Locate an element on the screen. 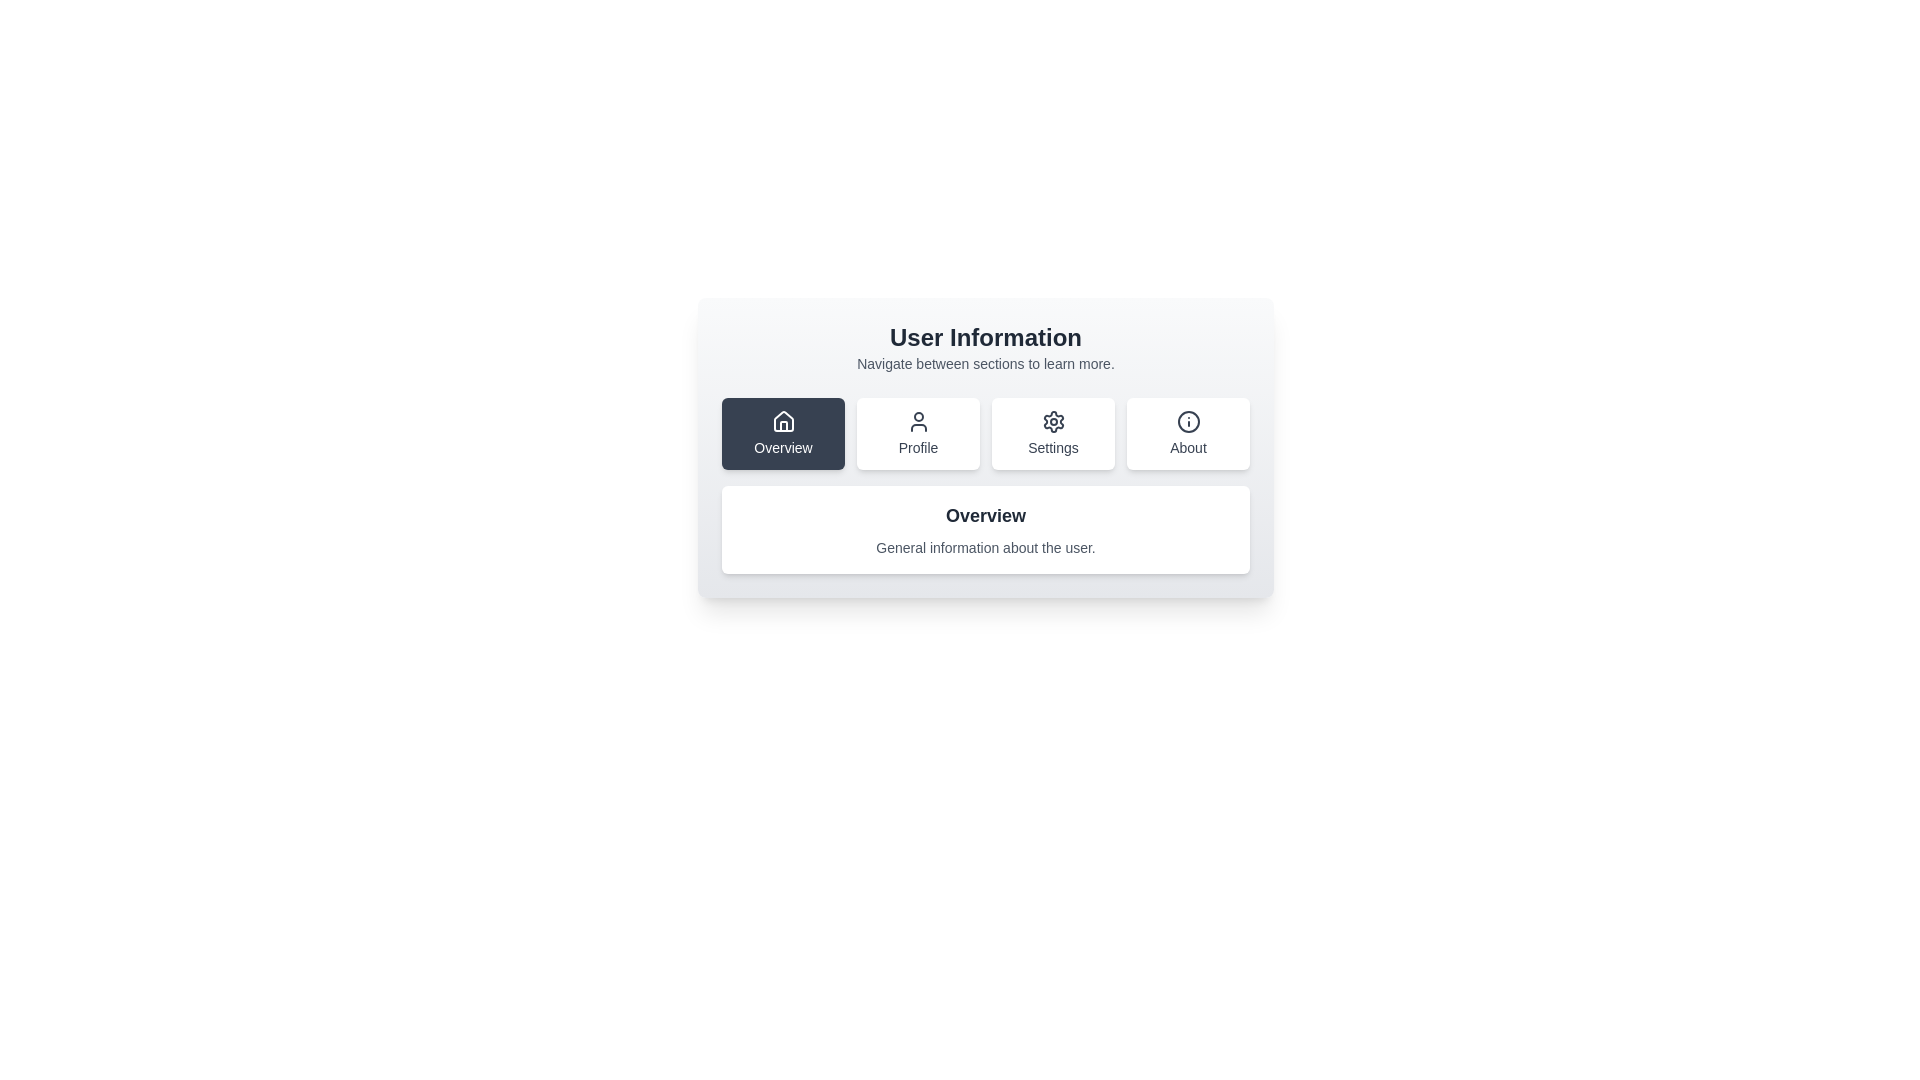  the 'About' button, which is a square icon with a white background and an 'info' icon above the text 'About' is located at coordinates (1188, 433).